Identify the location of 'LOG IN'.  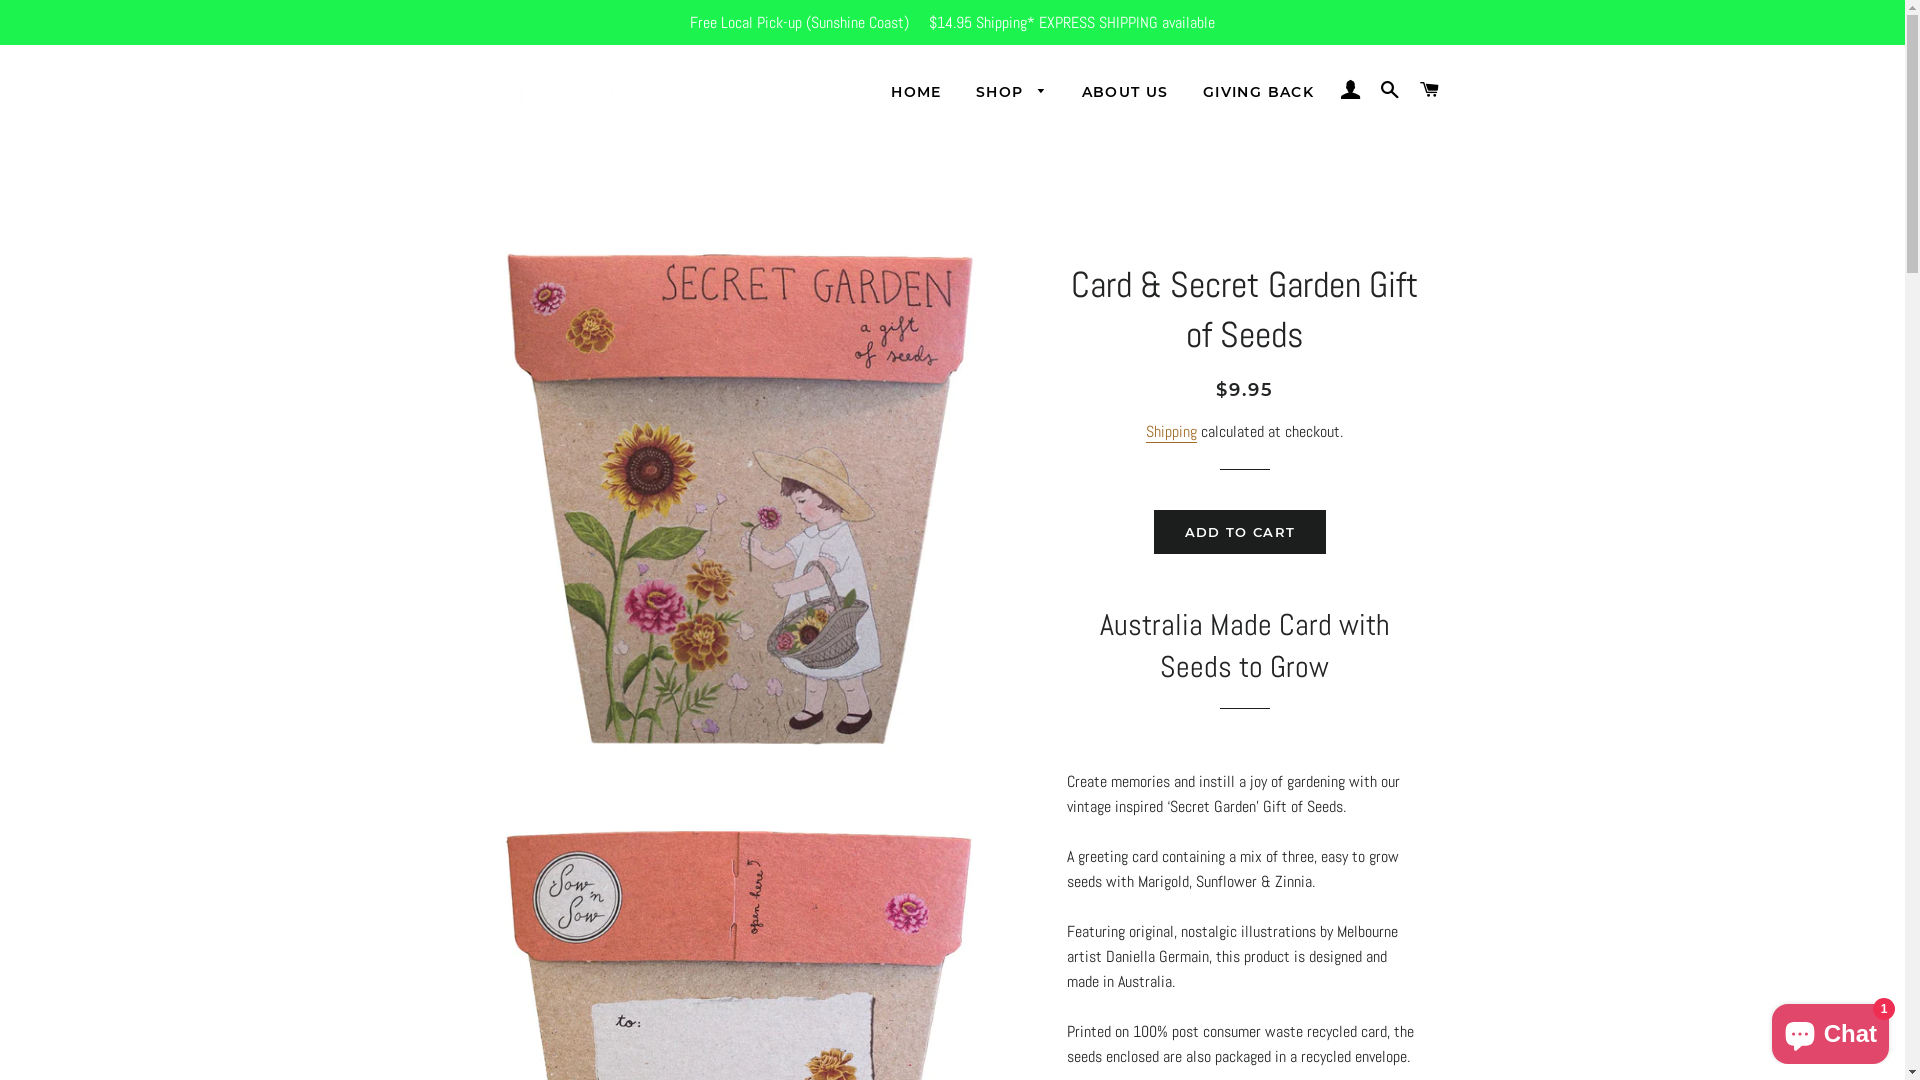
(1333, 88).